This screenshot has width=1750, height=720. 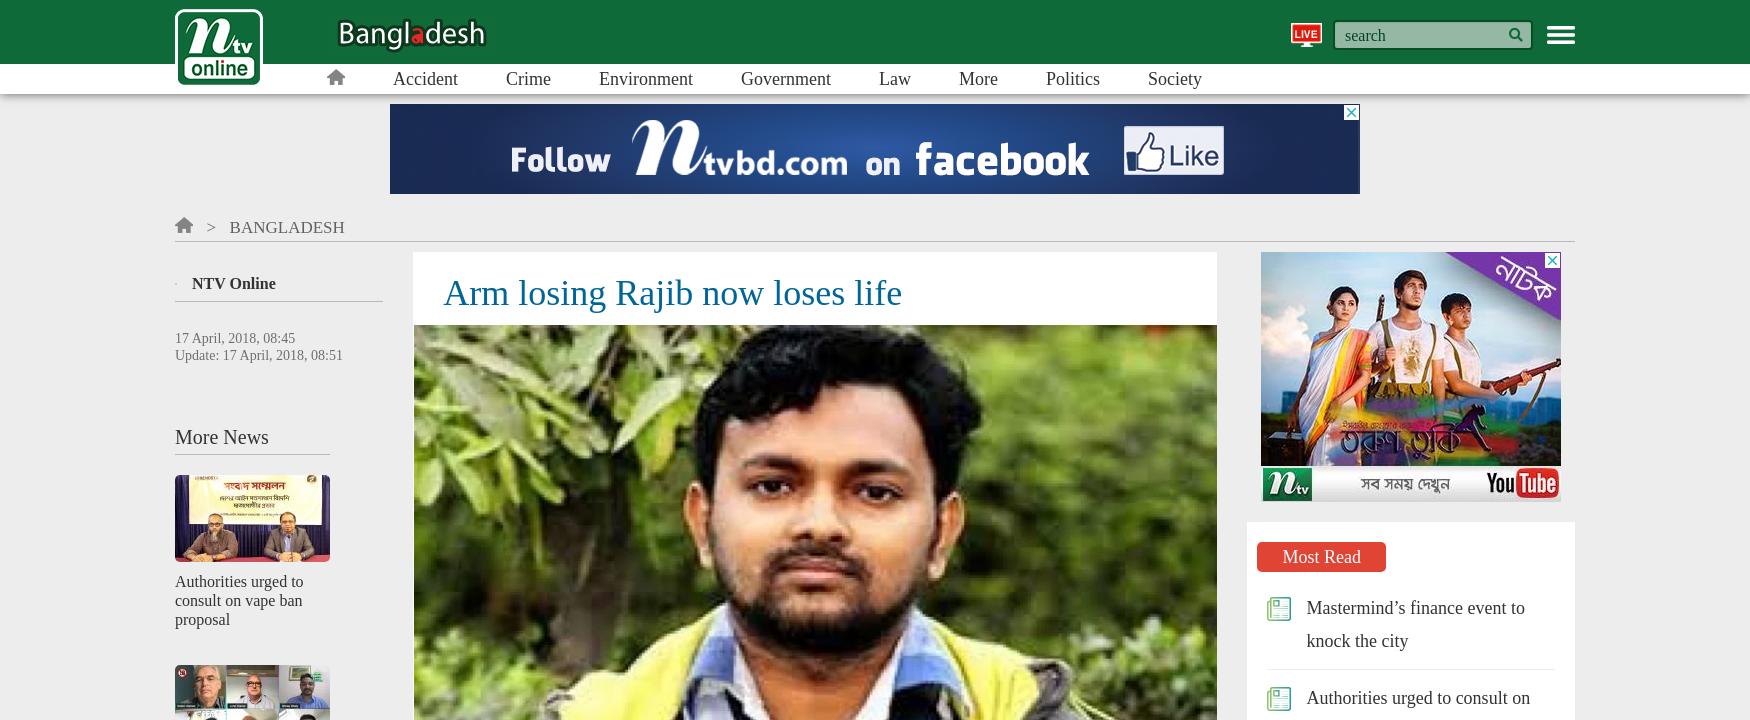 I want to click on 'Government', so click(x=784, y=77).